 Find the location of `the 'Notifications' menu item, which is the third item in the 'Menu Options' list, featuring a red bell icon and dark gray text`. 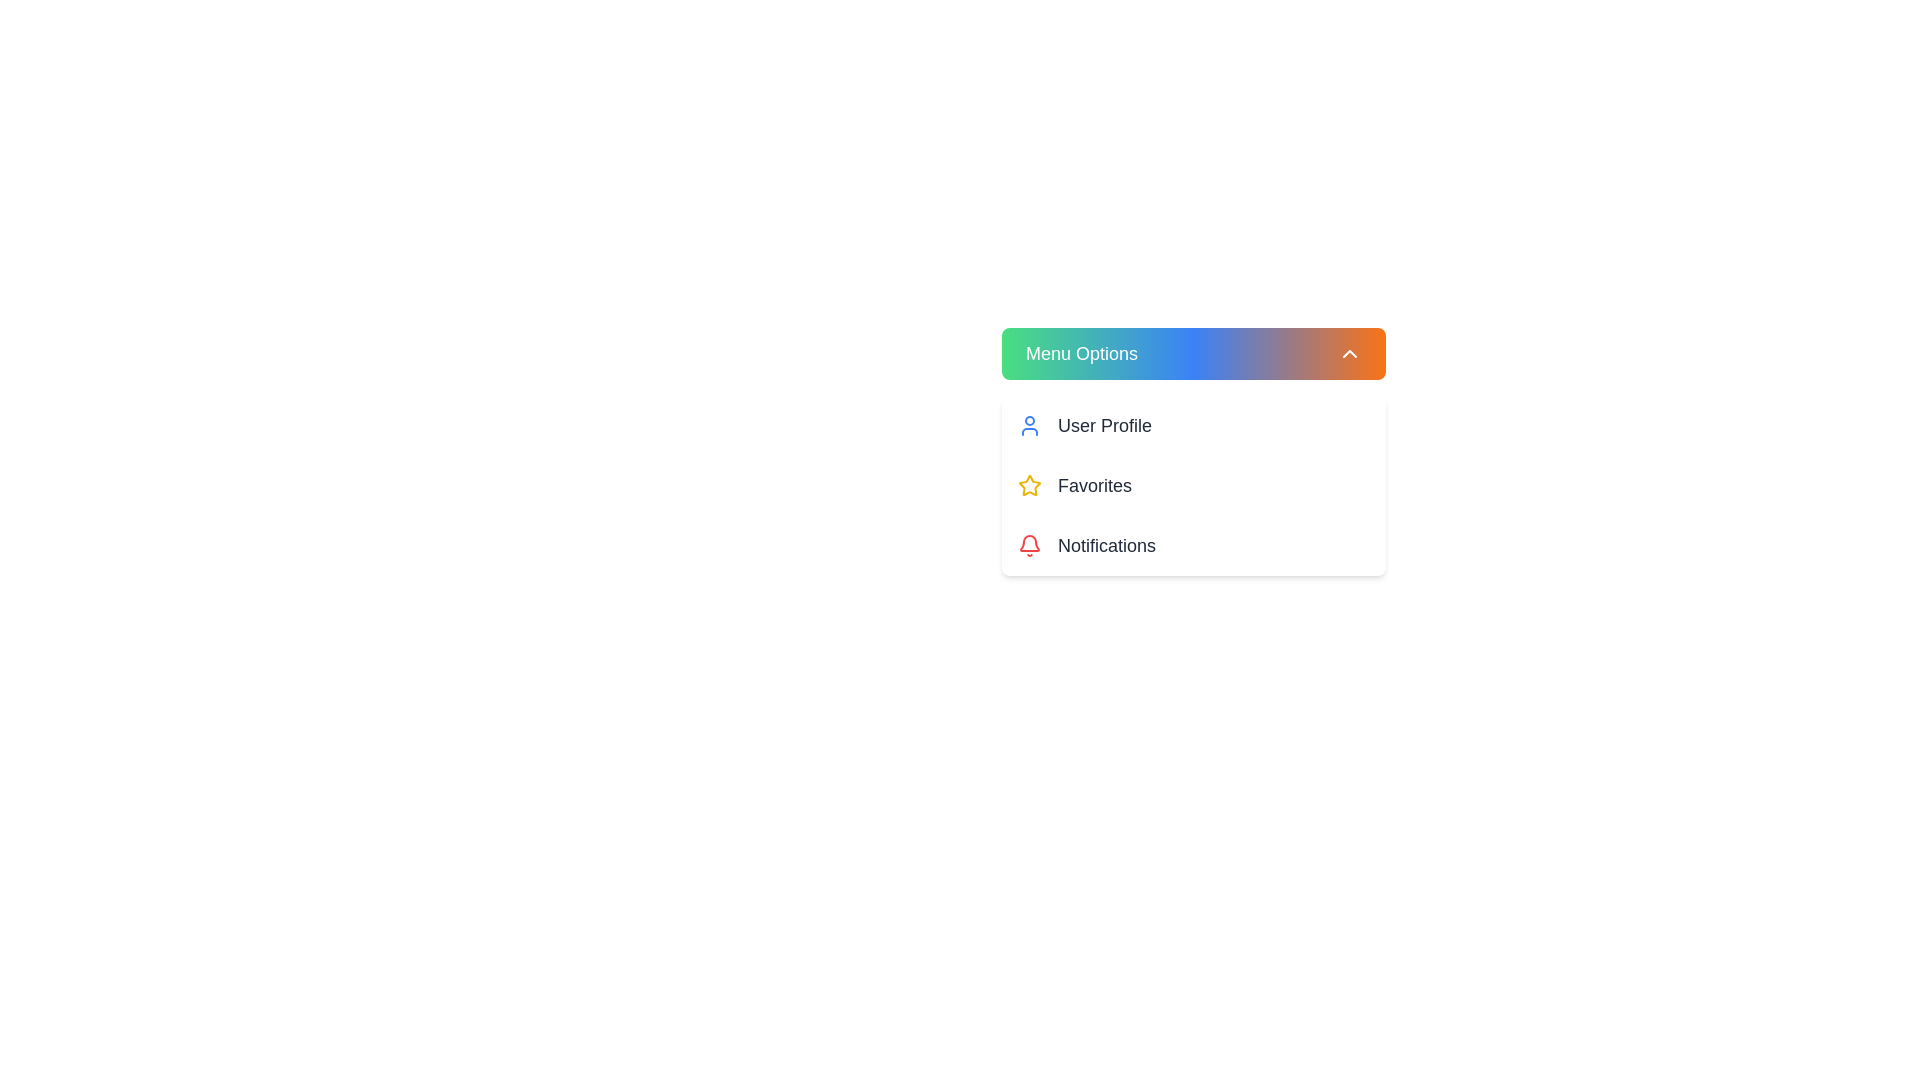

the 'Notifications' menu item, which is the third item in the 'Menu Options' list, featuring a red bell icon and dark gray text is located at coordinates (1194, 546).